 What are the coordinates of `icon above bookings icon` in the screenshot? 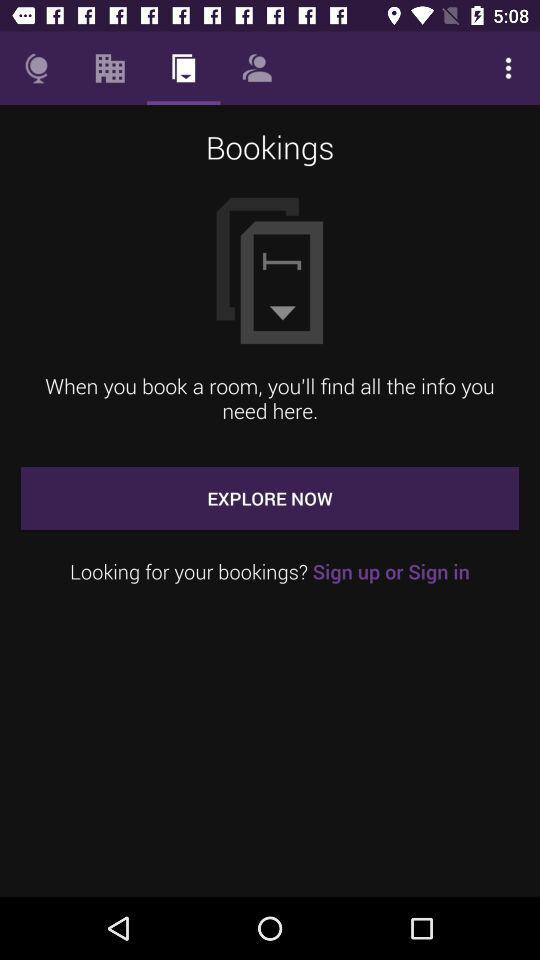 It's located at (508, 68).